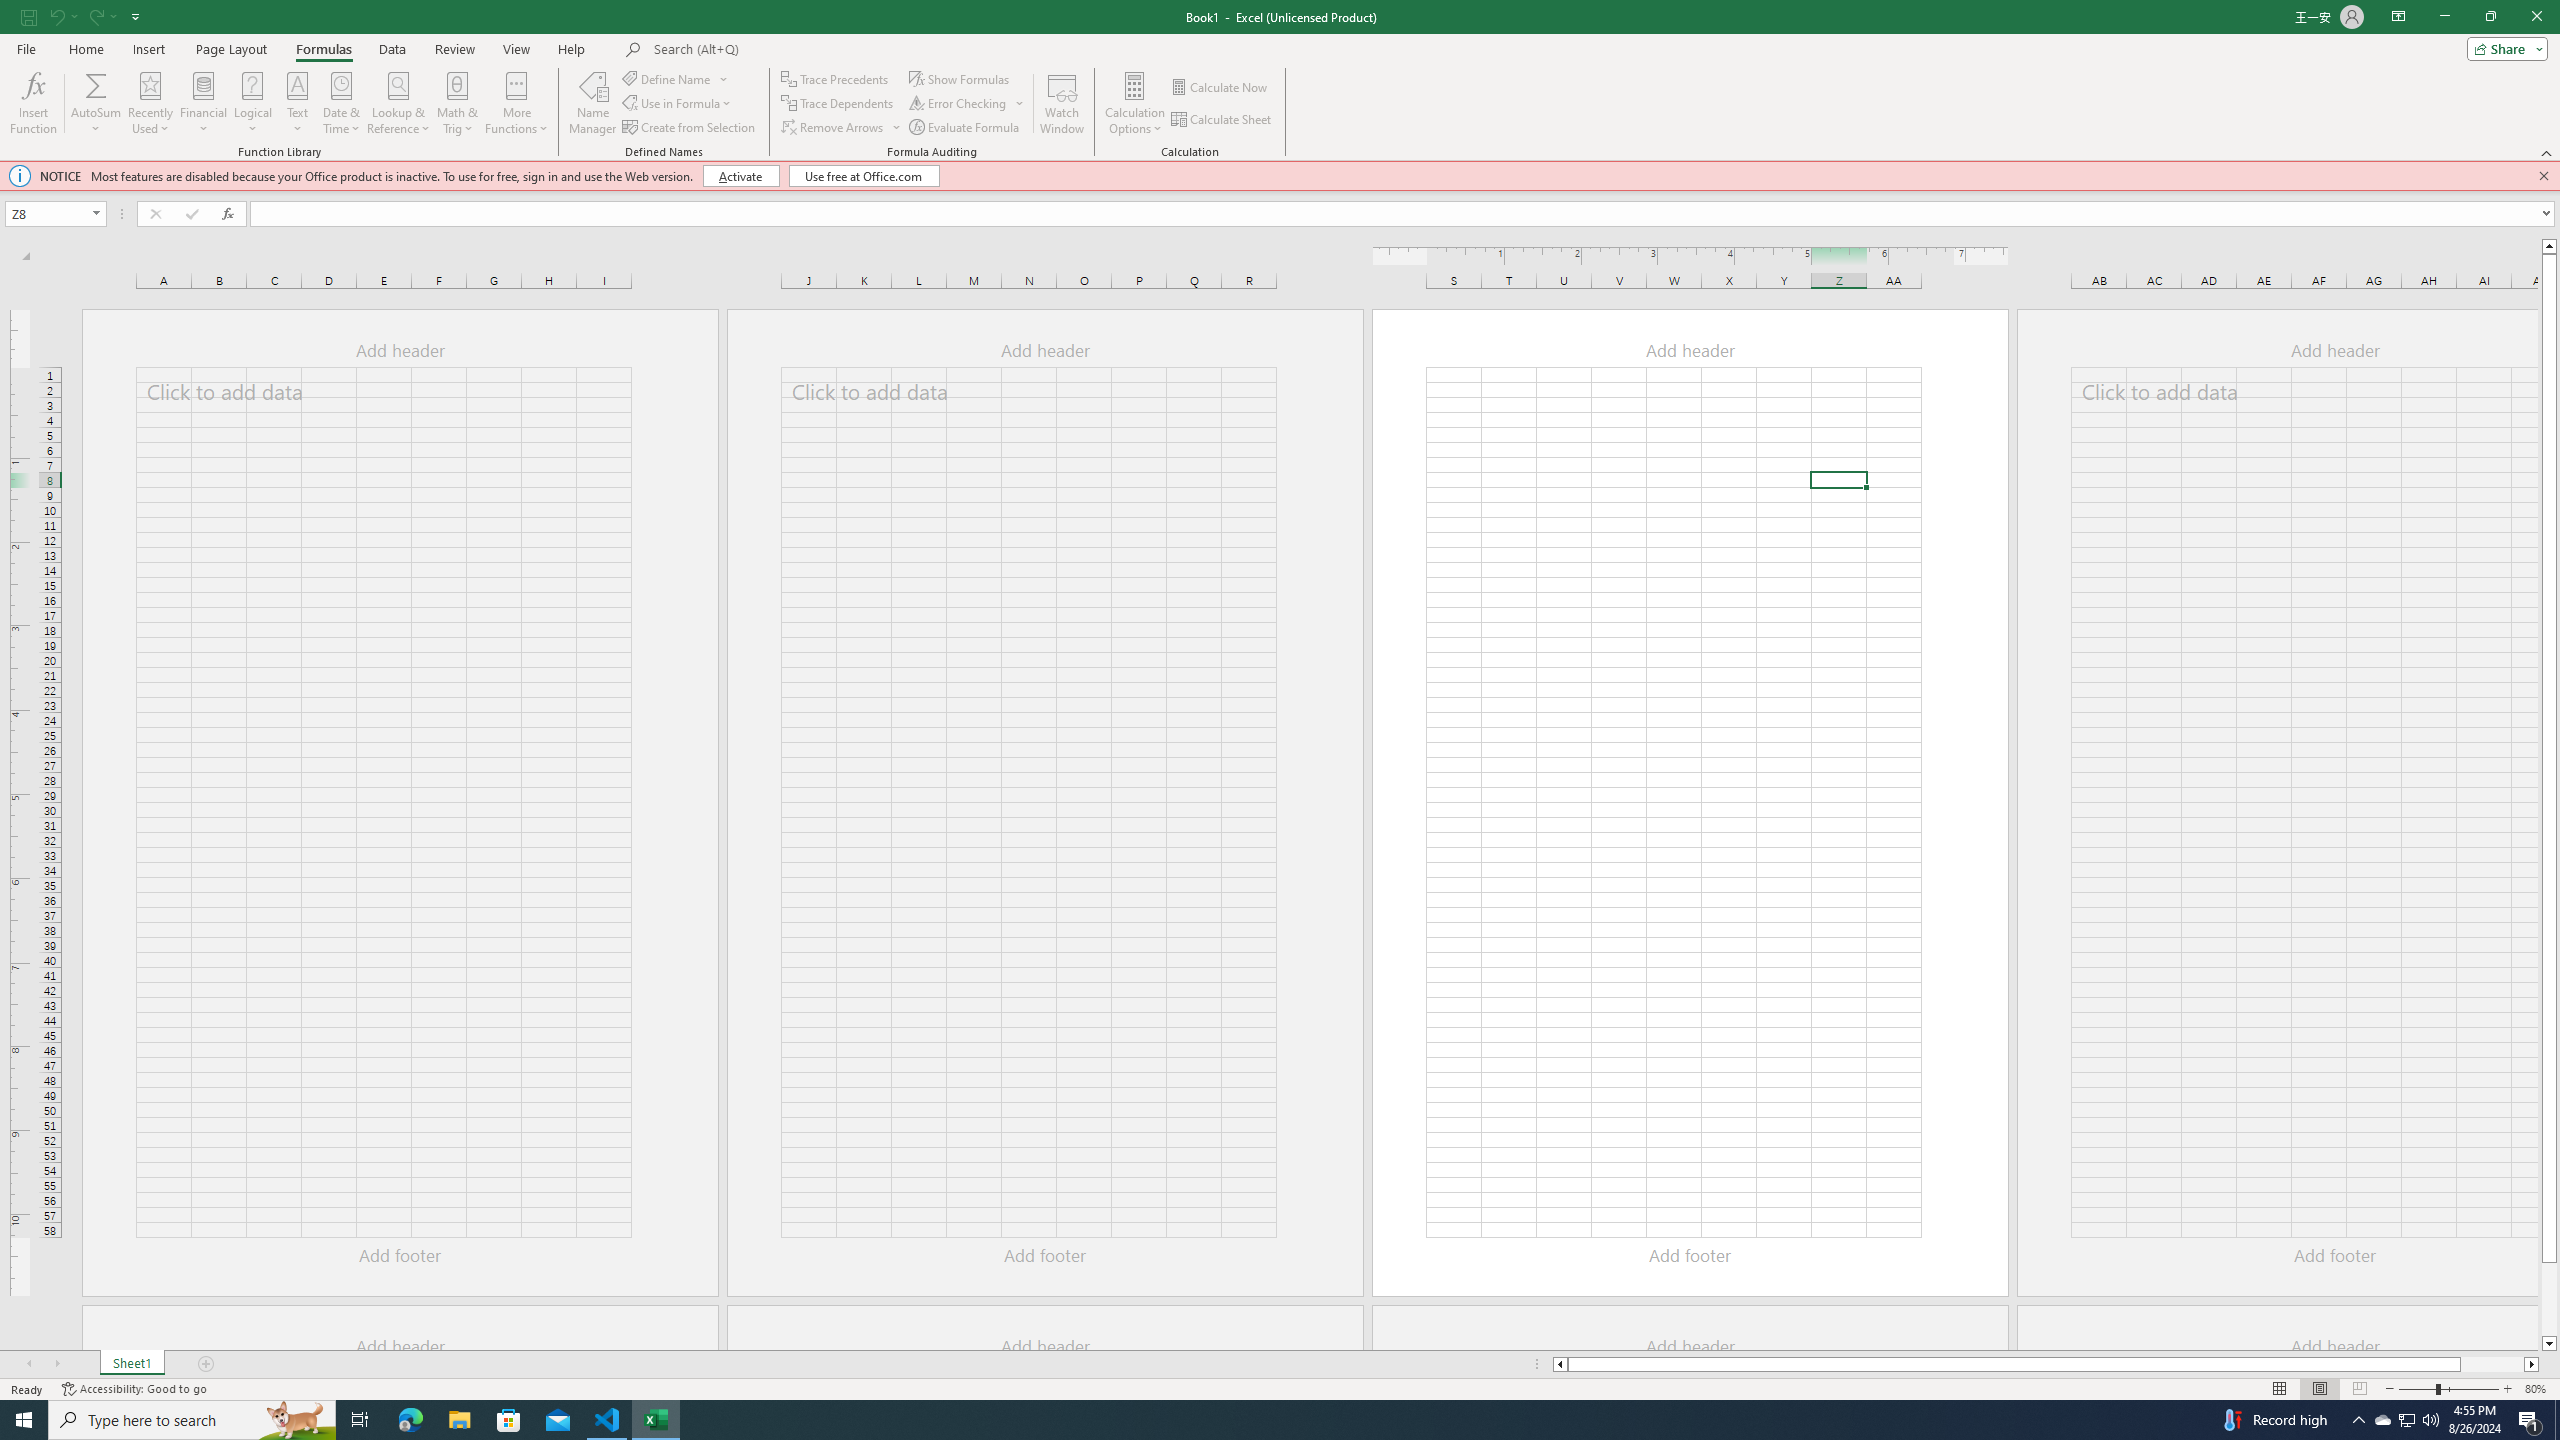 This screenshot has width=2560, height=1440. What do you see at coordinates (399, 103) in the screenshot?
I see `'Lookup & Reference'` at bounding box center [399, 103].